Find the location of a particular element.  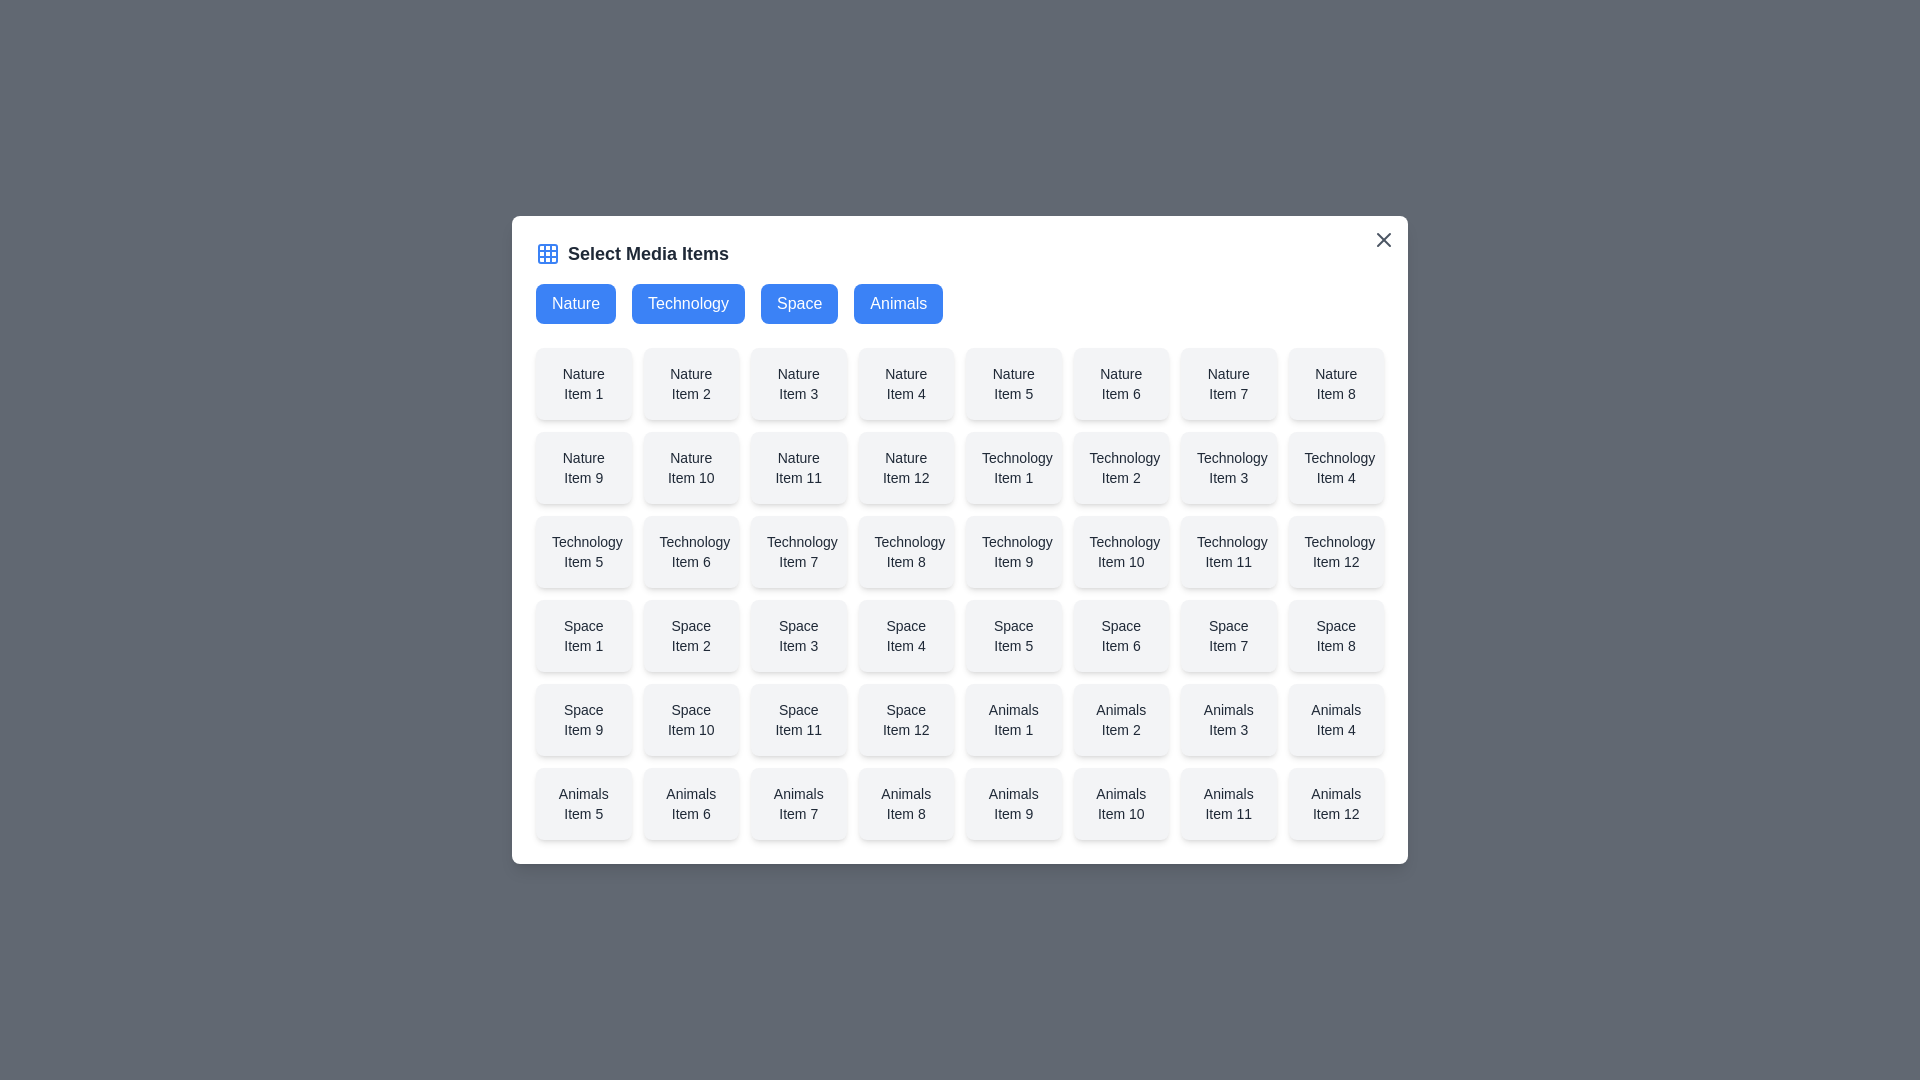

the close button to close the dialog is located at coordinates (1382, 238).